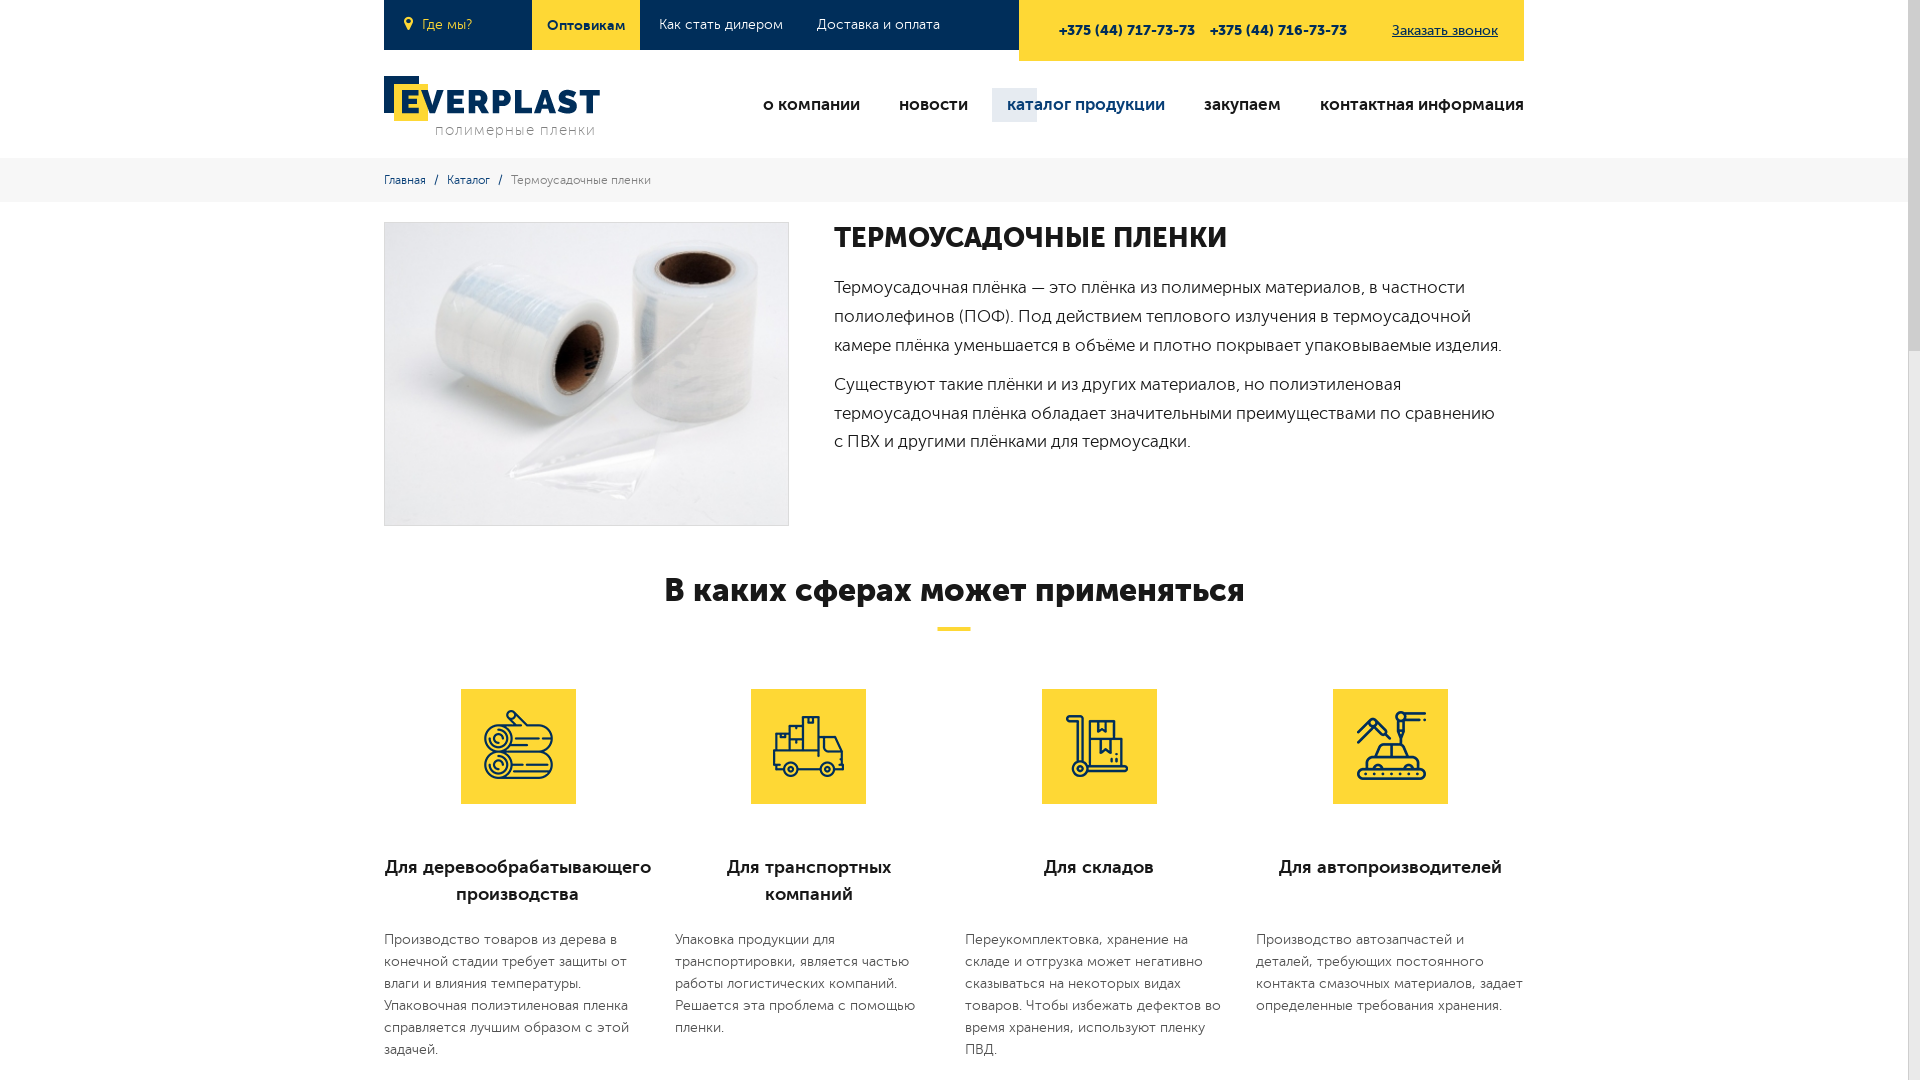  Describe the element at coordinates (1277, 30) in the screenshot. I see `'+375 (44) 716-73-73'` at that location.